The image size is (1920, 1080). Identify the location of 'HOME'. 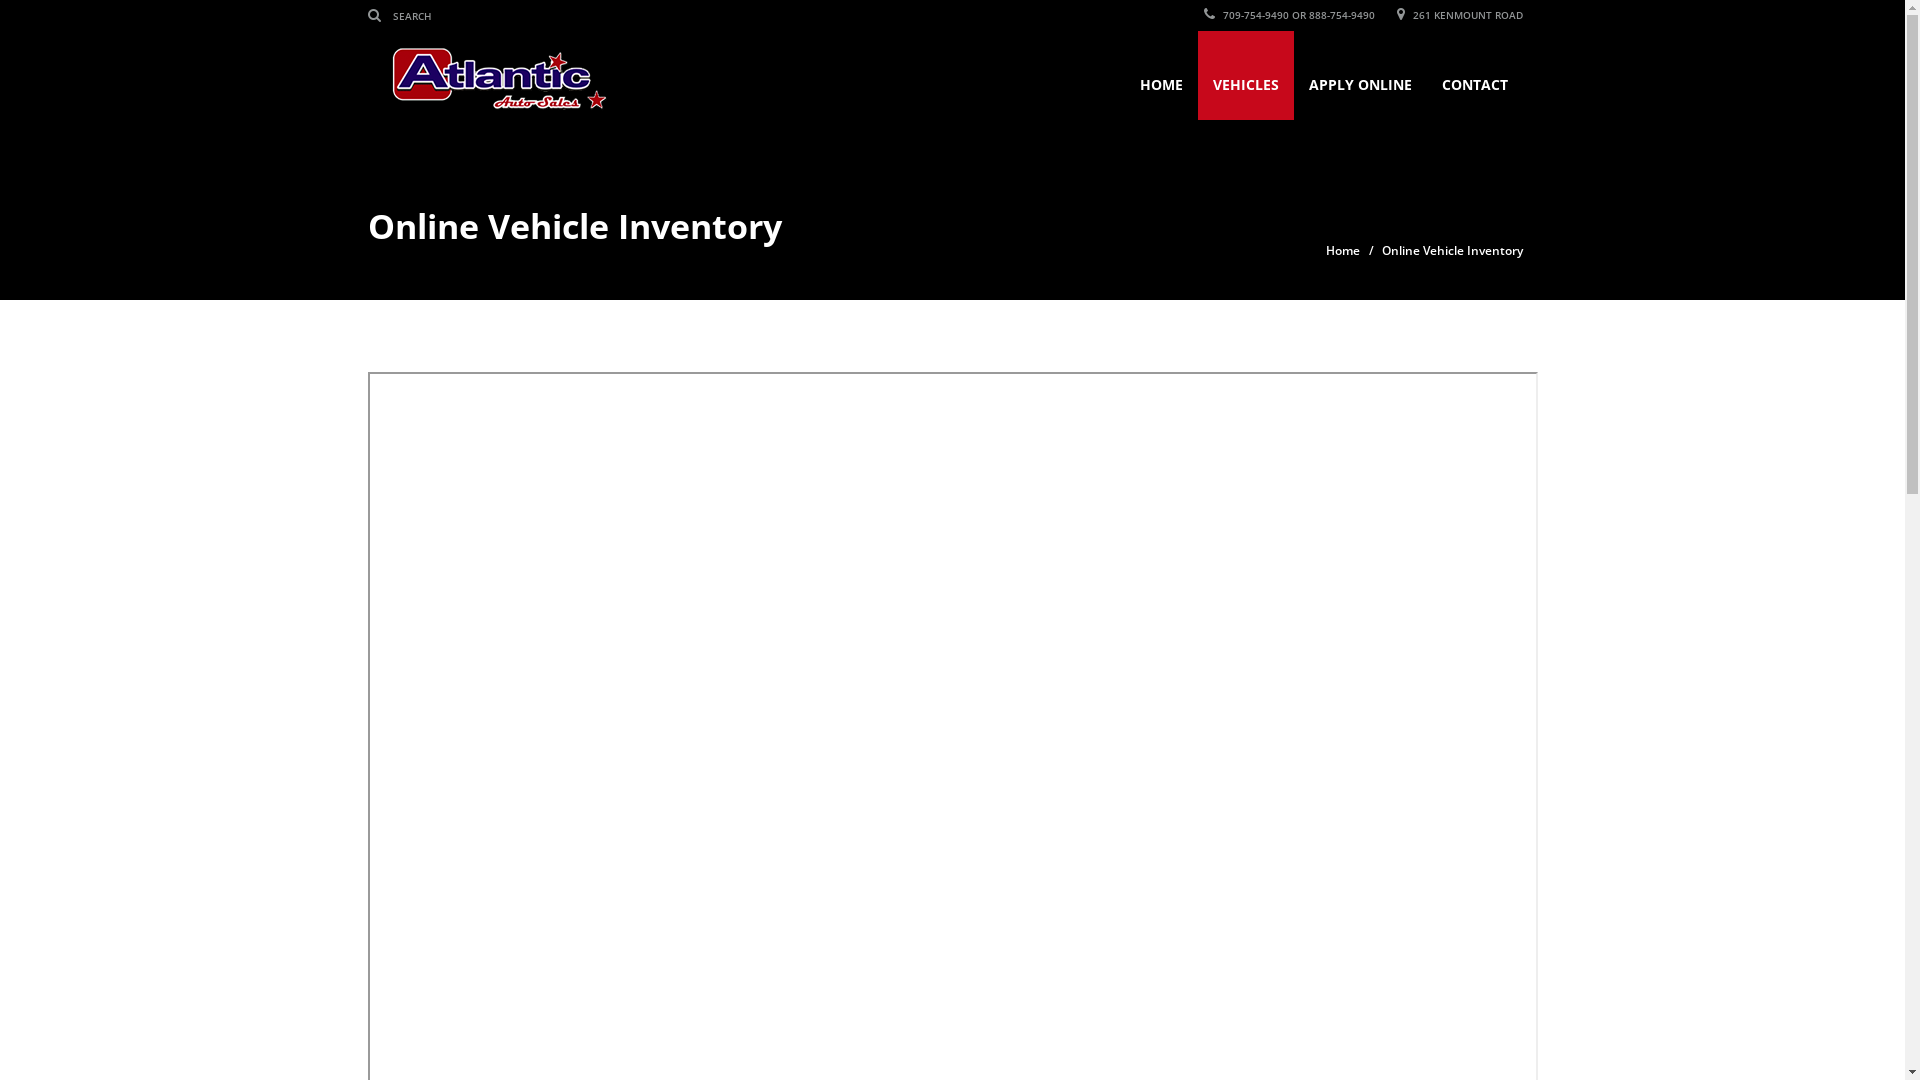
(1160, 74).